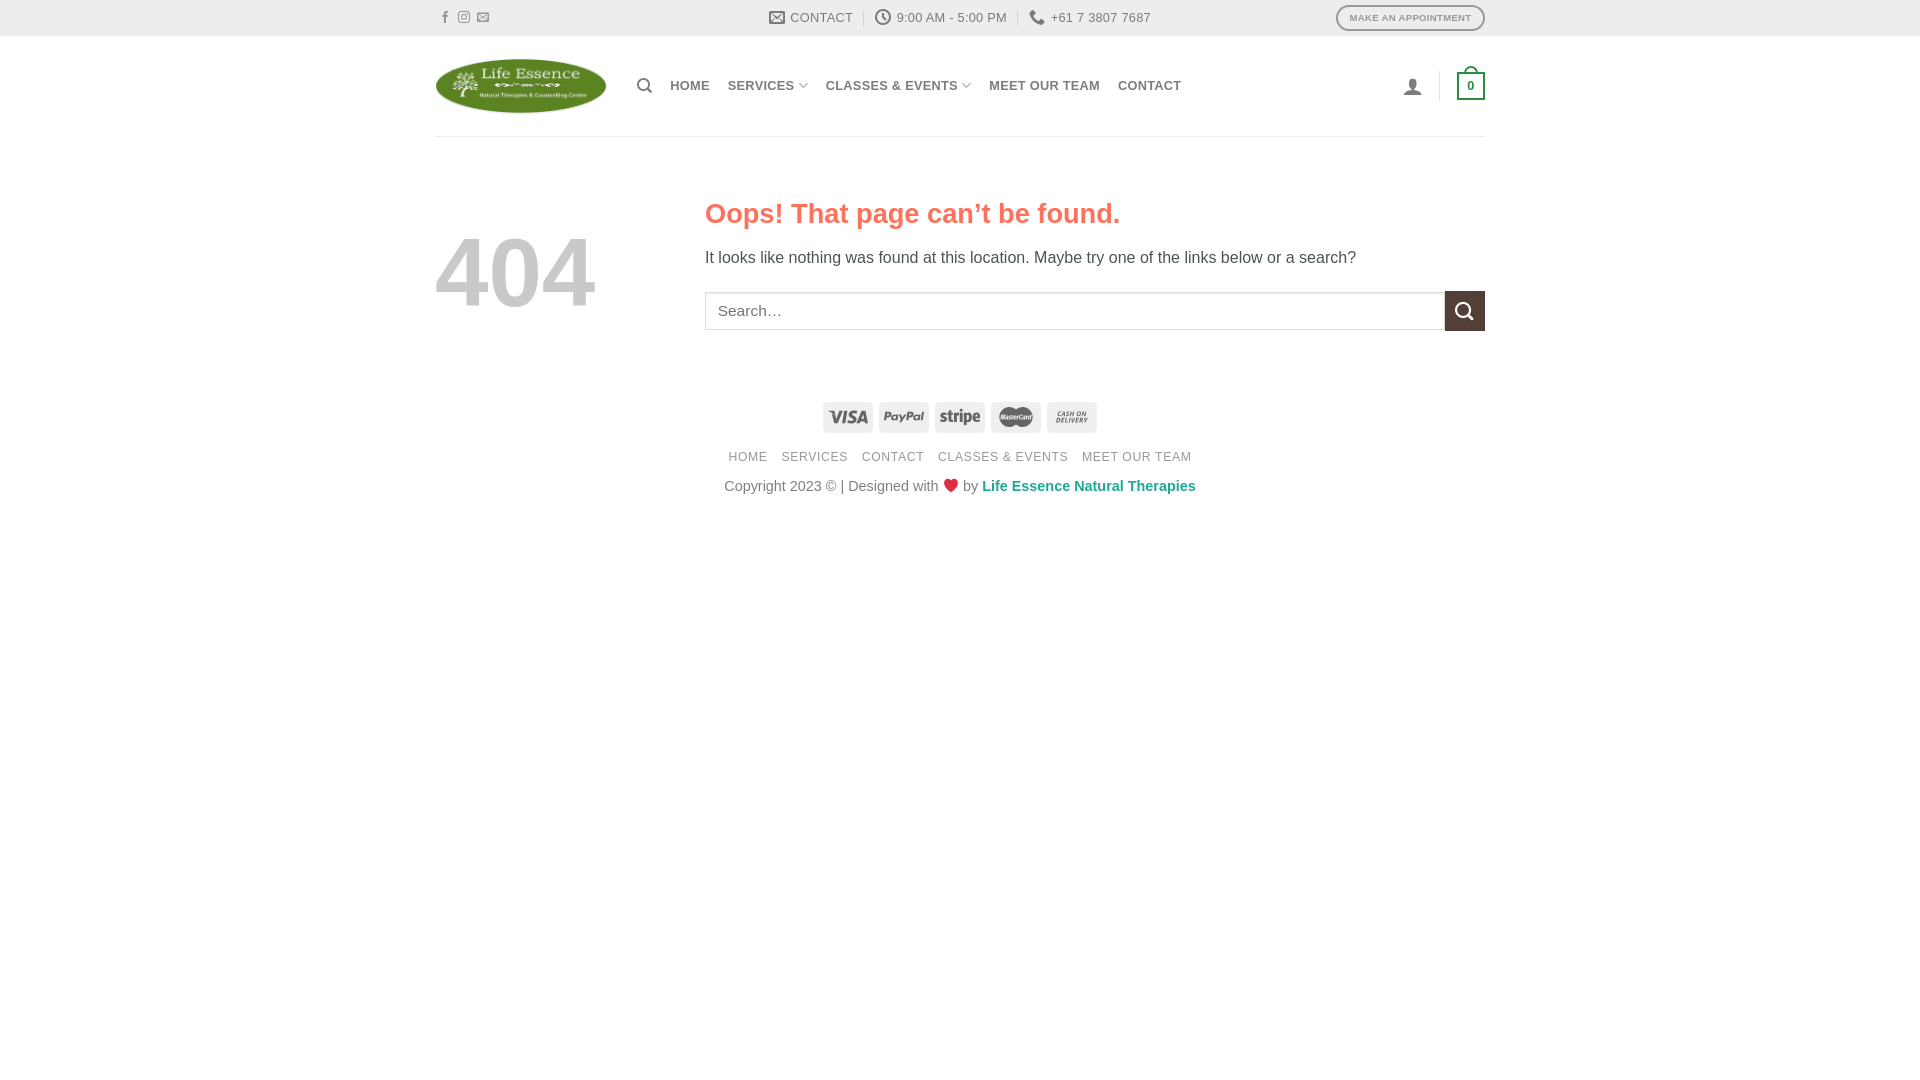 Image resolution: width=1920 pixels, height=1080 pixels. Describe the element at coordinates (939, 18) in the screenshot. I see `'9:00 AM - 5:00 PM'` at that location.